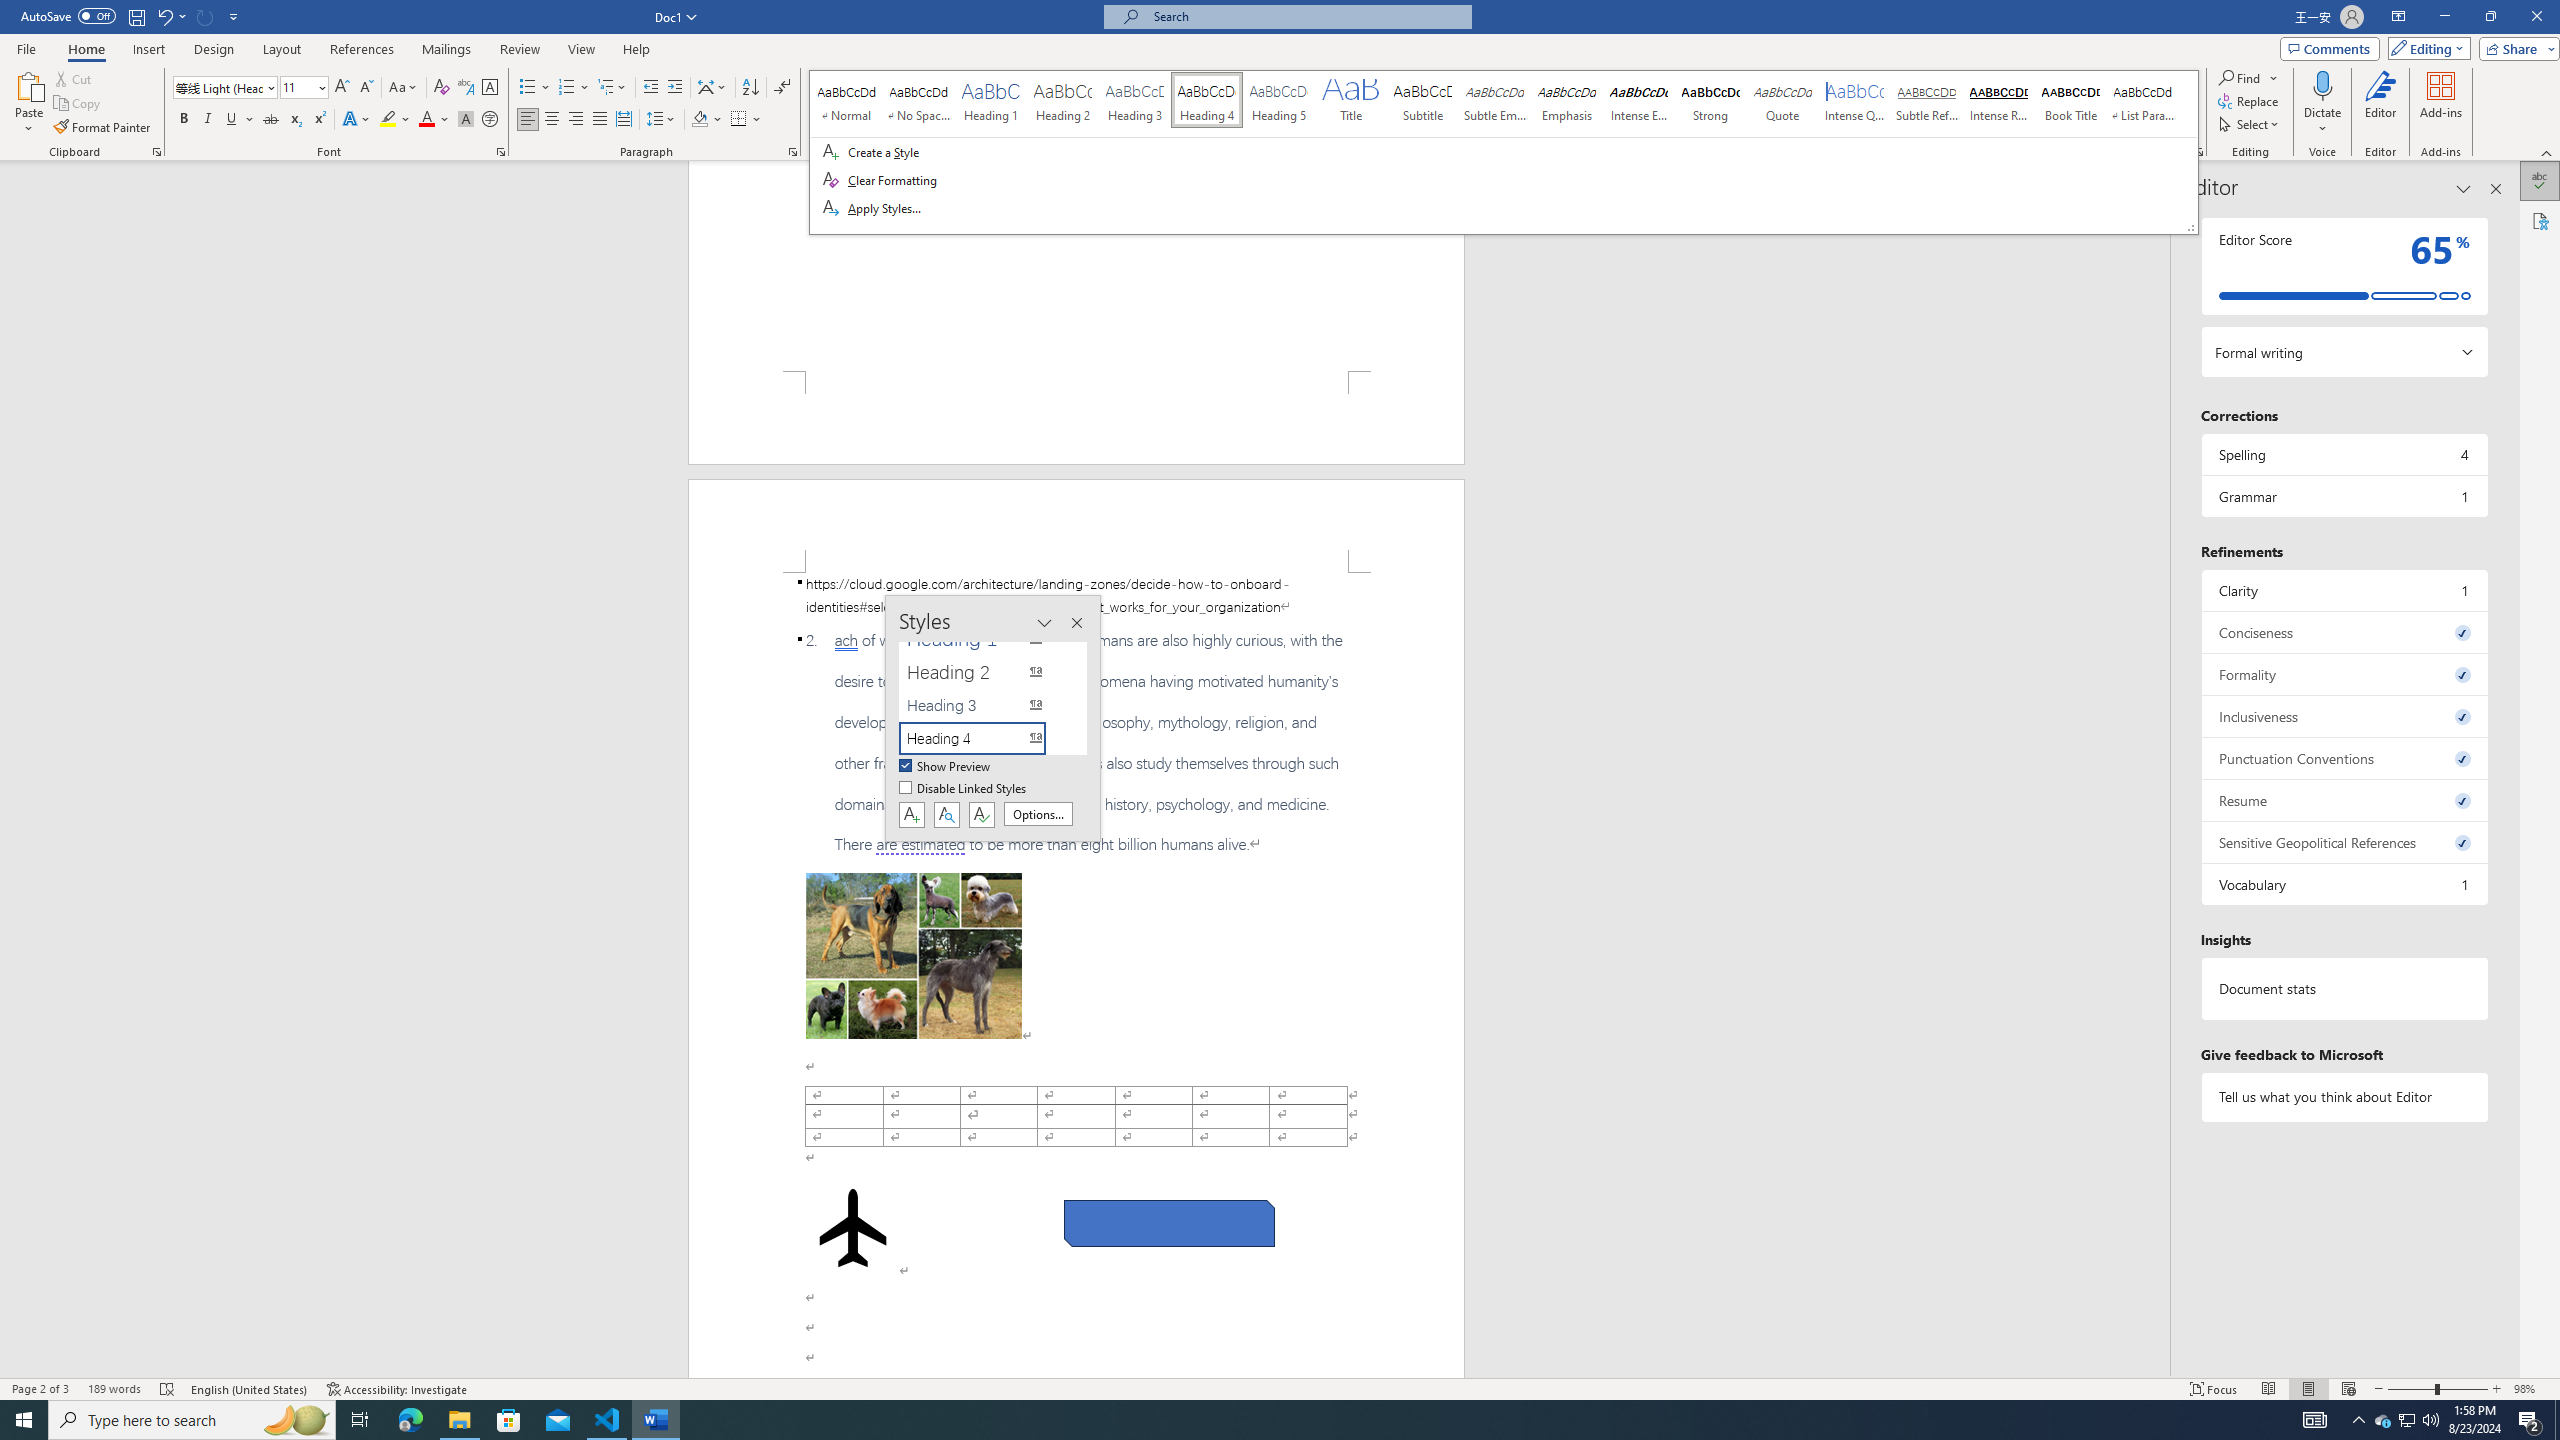  Describe the element at coordinates (1038, 813) in the screenshot. I see `'Options...'` at that location.